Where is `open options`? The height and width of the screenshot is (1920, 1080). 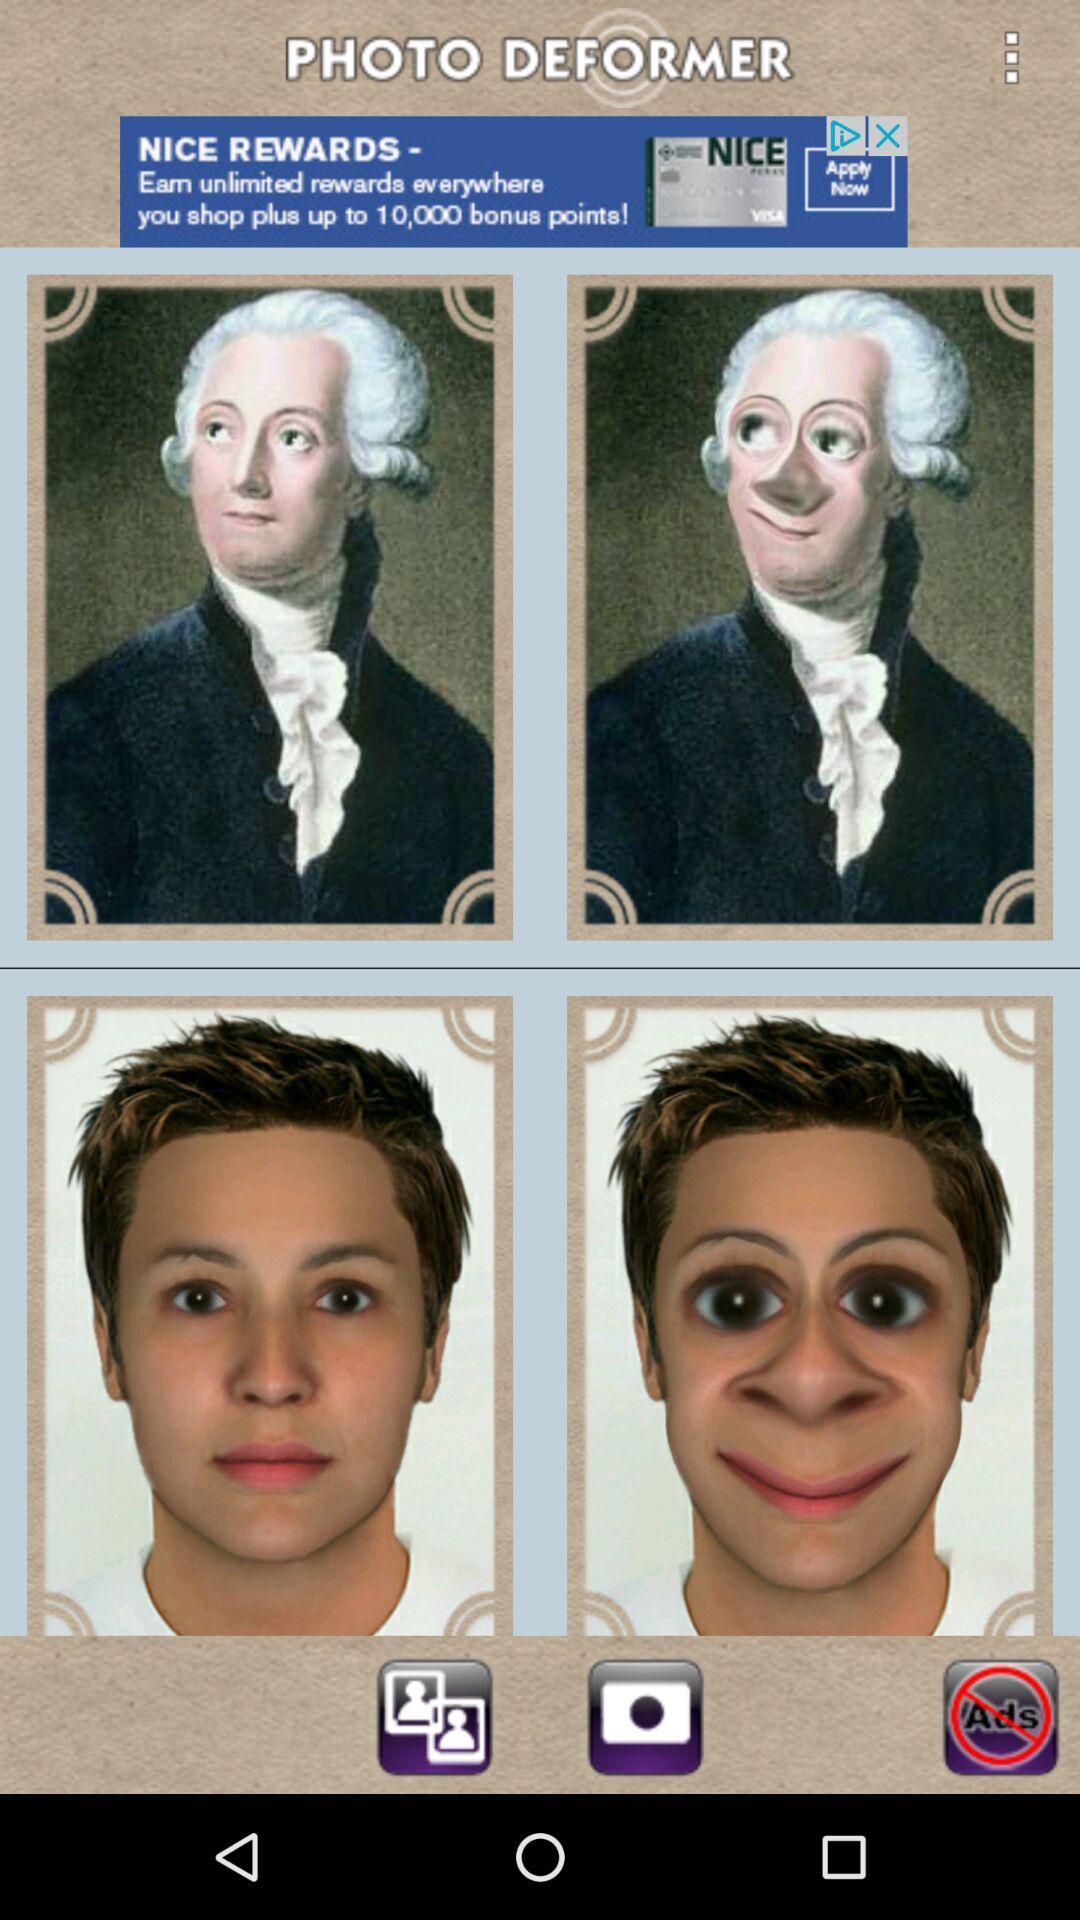
open options is located at coordinates (1011, 57).